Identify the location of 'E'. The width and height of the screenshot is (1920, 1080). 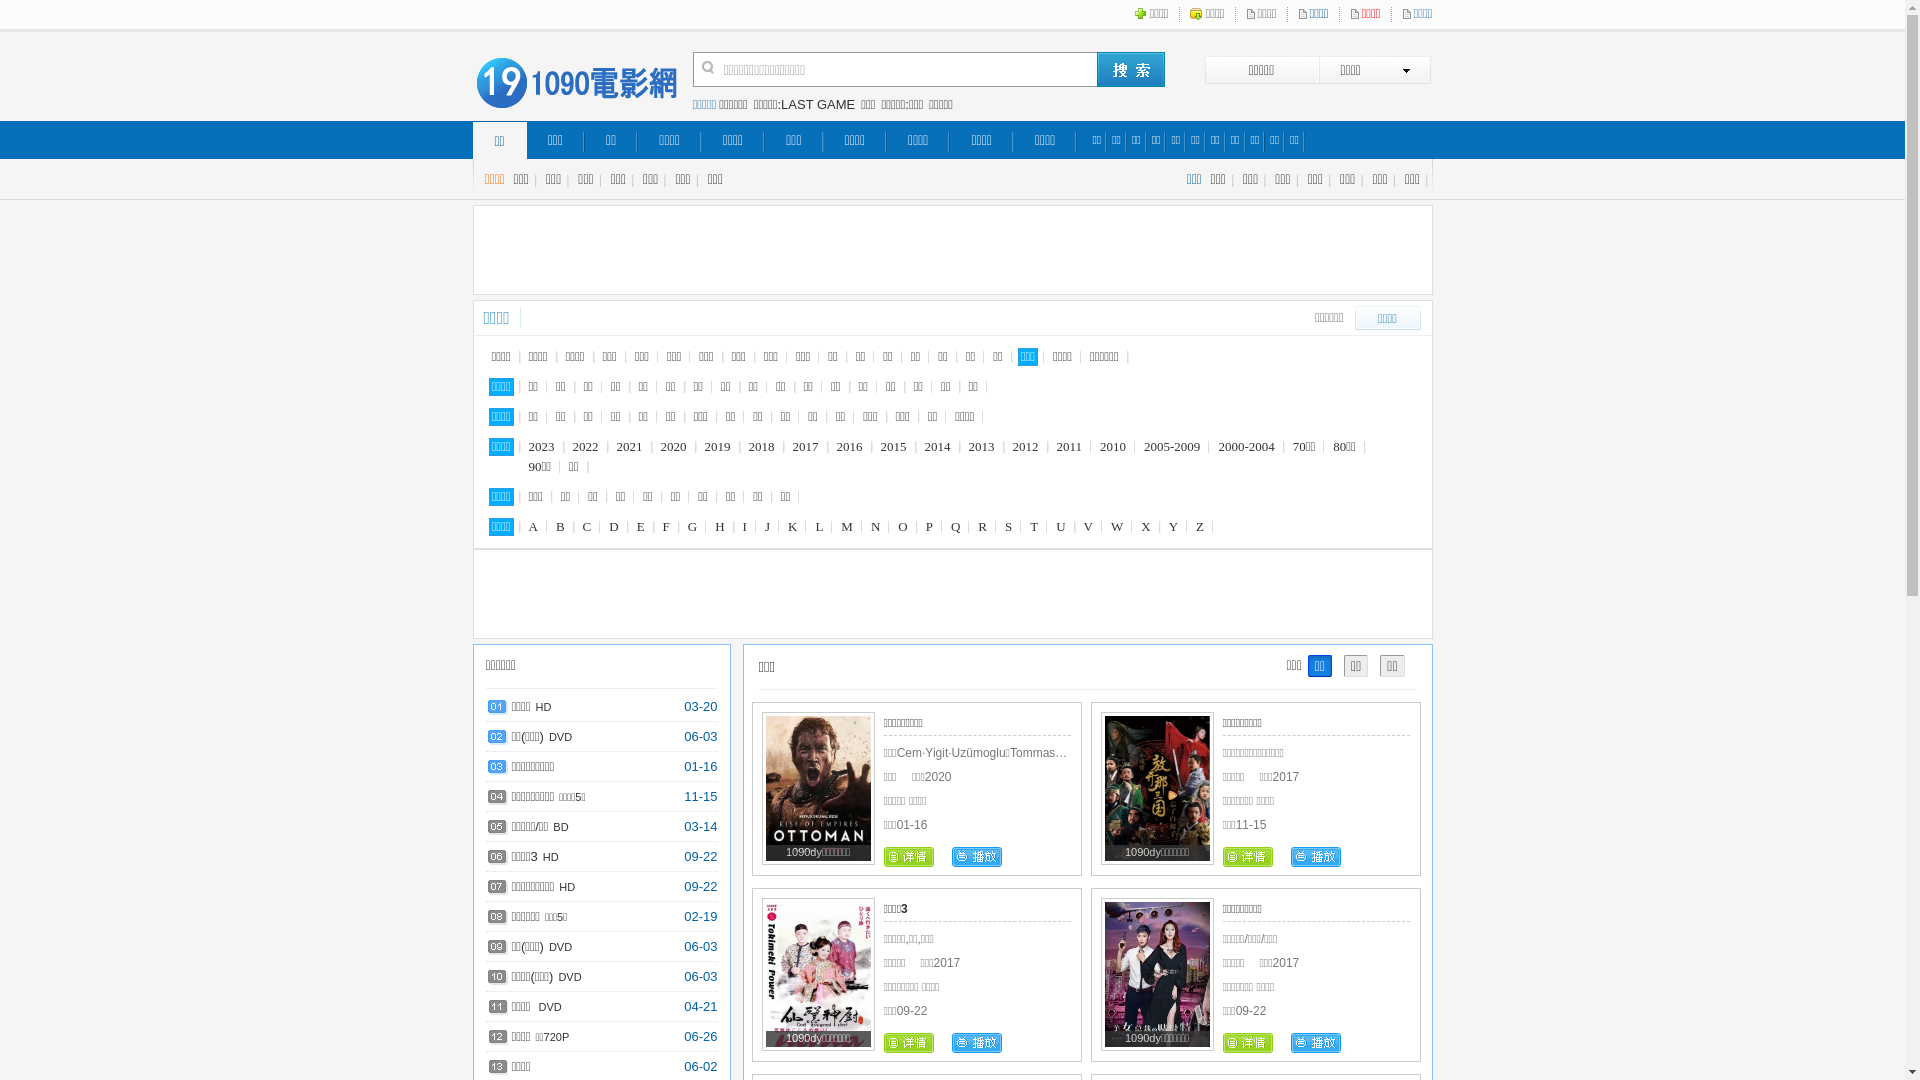
(632, 526).